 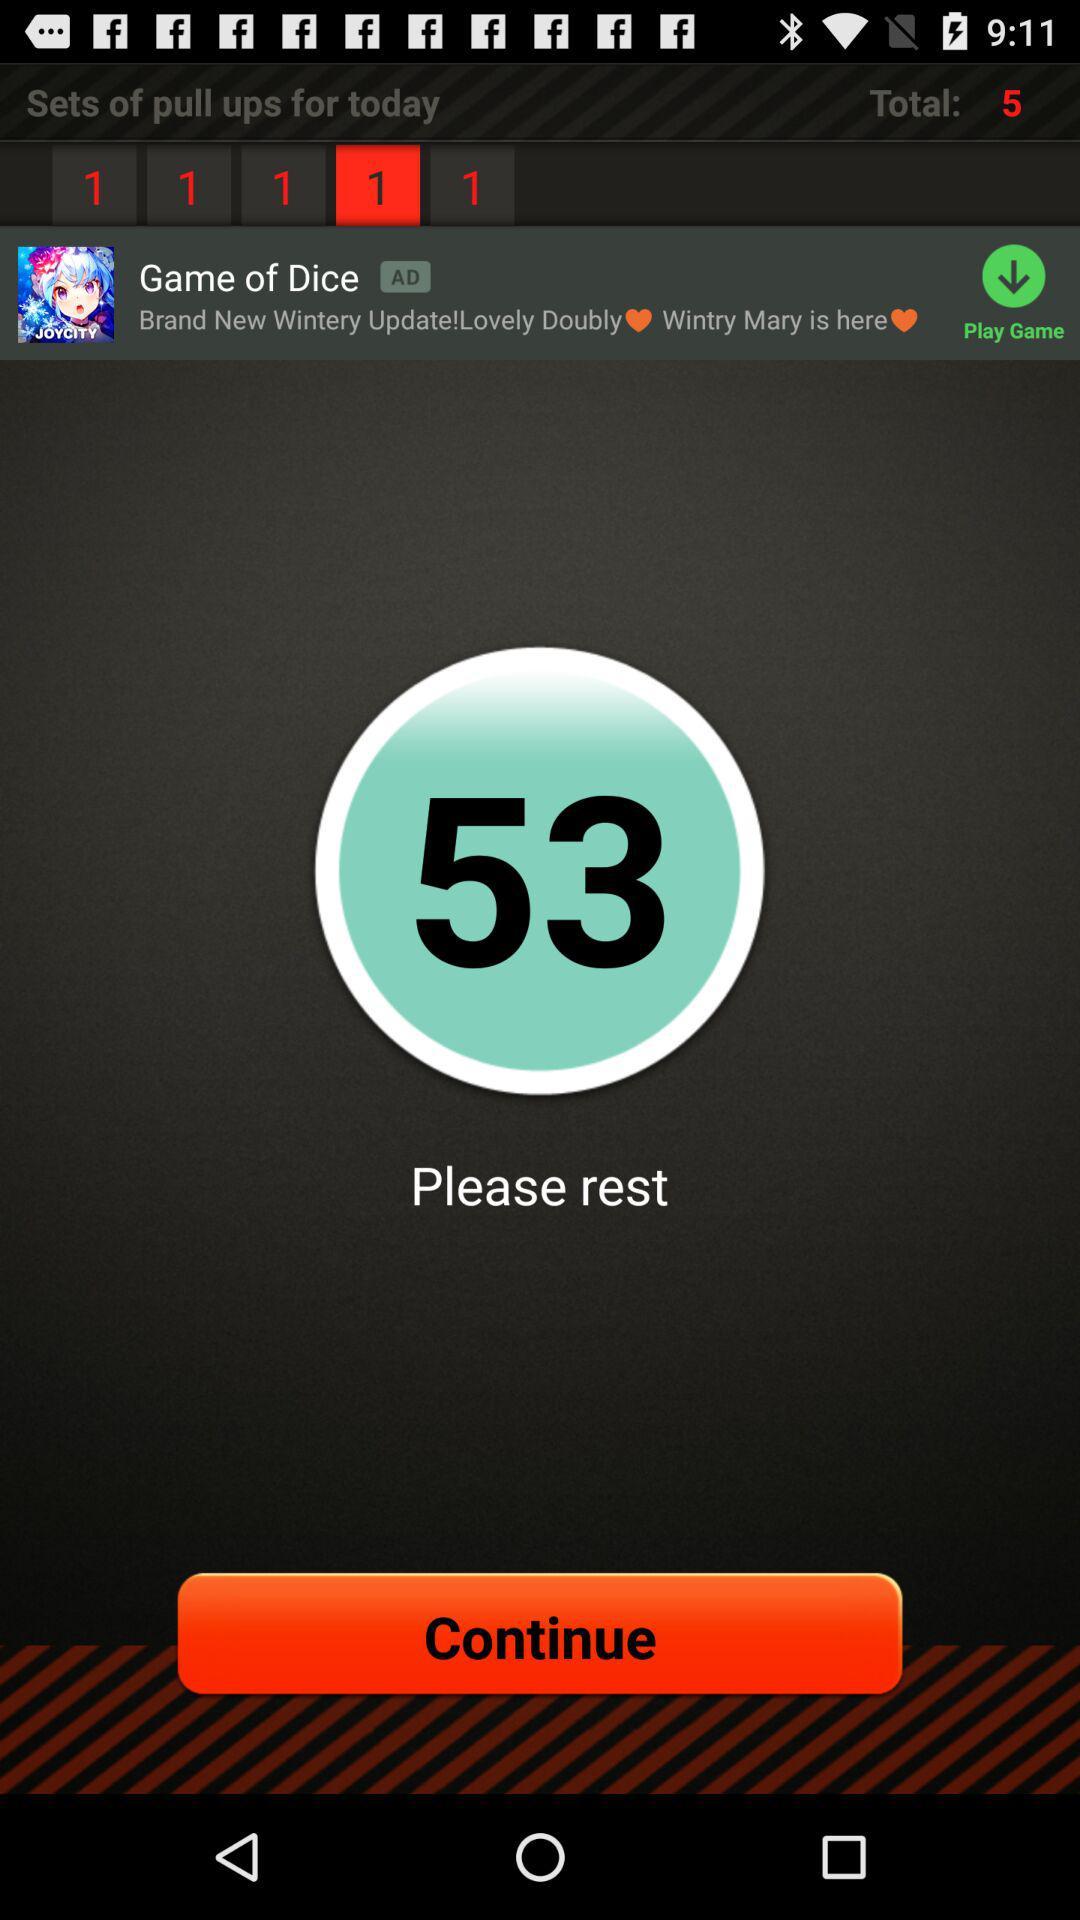 What do you see at coordinates (528, 318) in the screenshot?
I see `the brand new wintery item` at bounding box center [528, 318].